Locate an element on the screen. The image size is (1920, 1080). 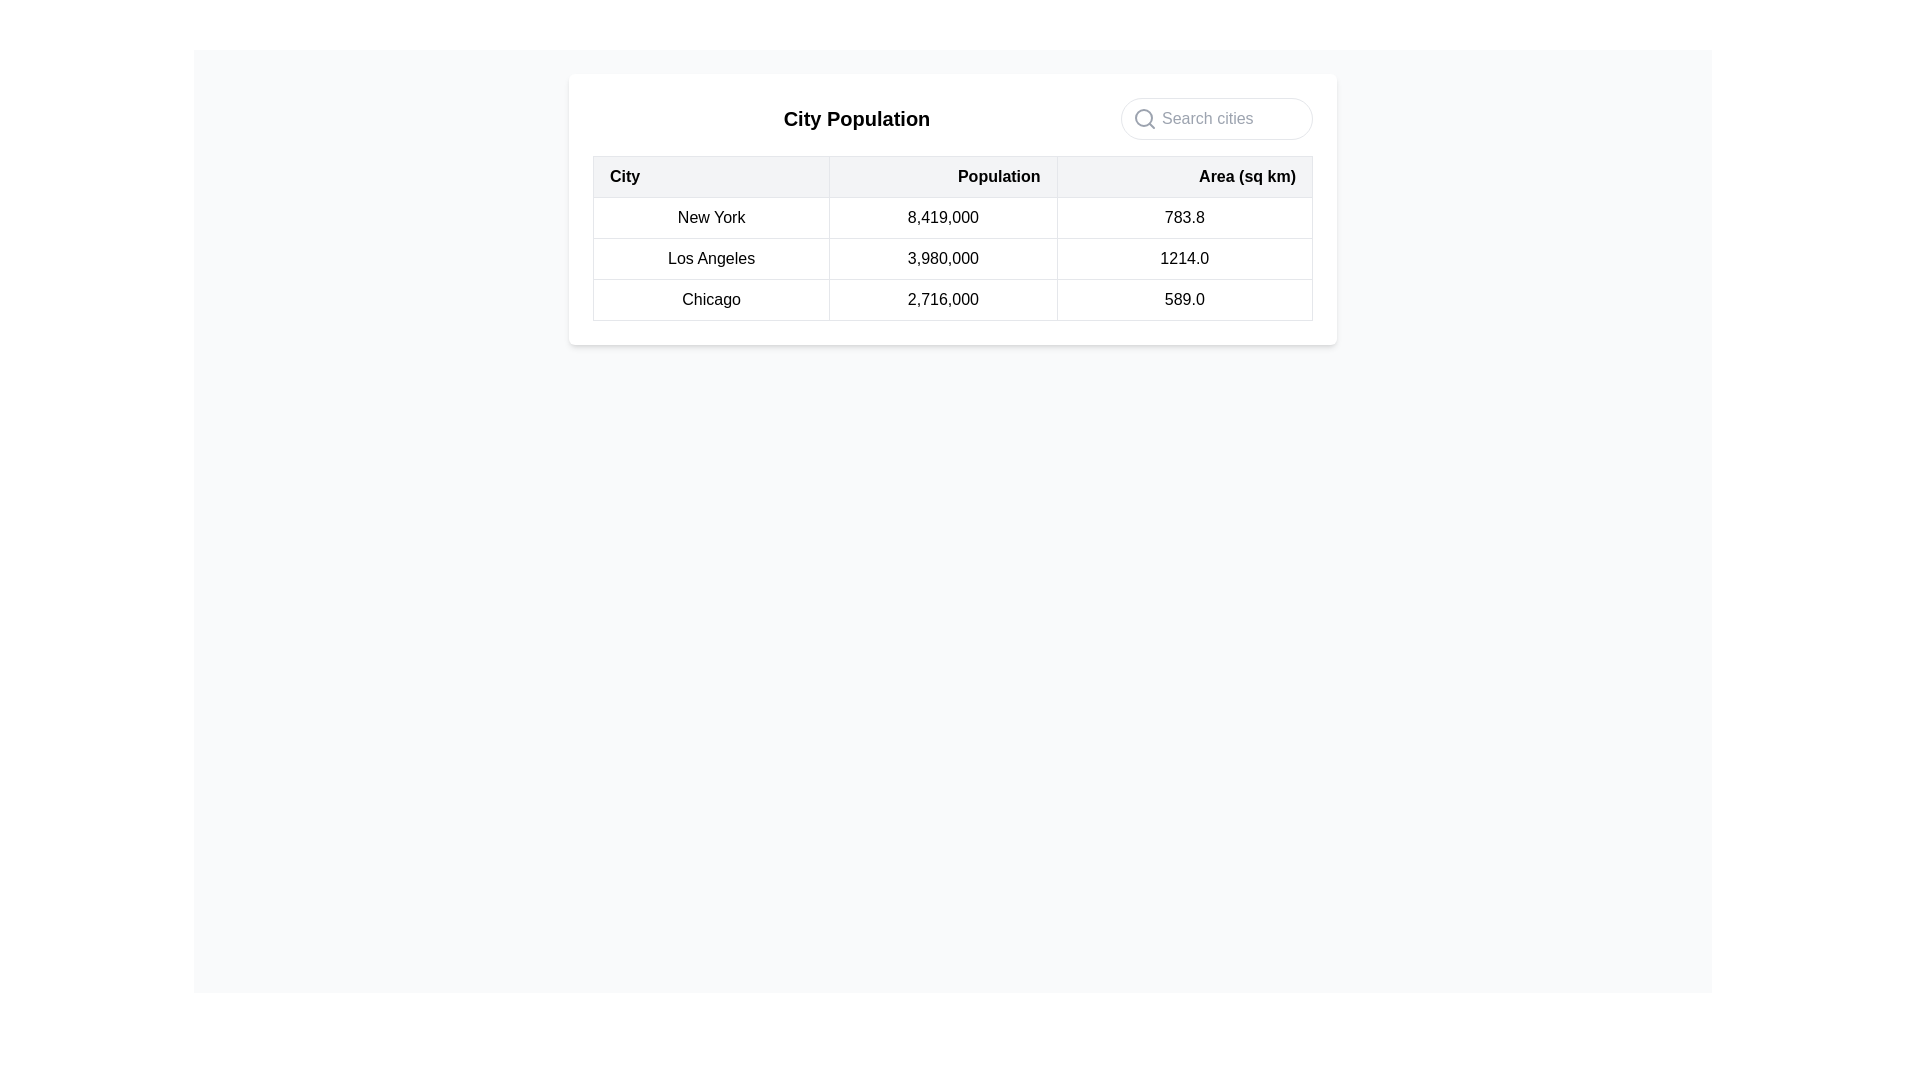
the search icon resembling a magnifying glass located on the left side of the search bar, near the placeholder text 'Search cities' is located at coordinates (1145, 119).